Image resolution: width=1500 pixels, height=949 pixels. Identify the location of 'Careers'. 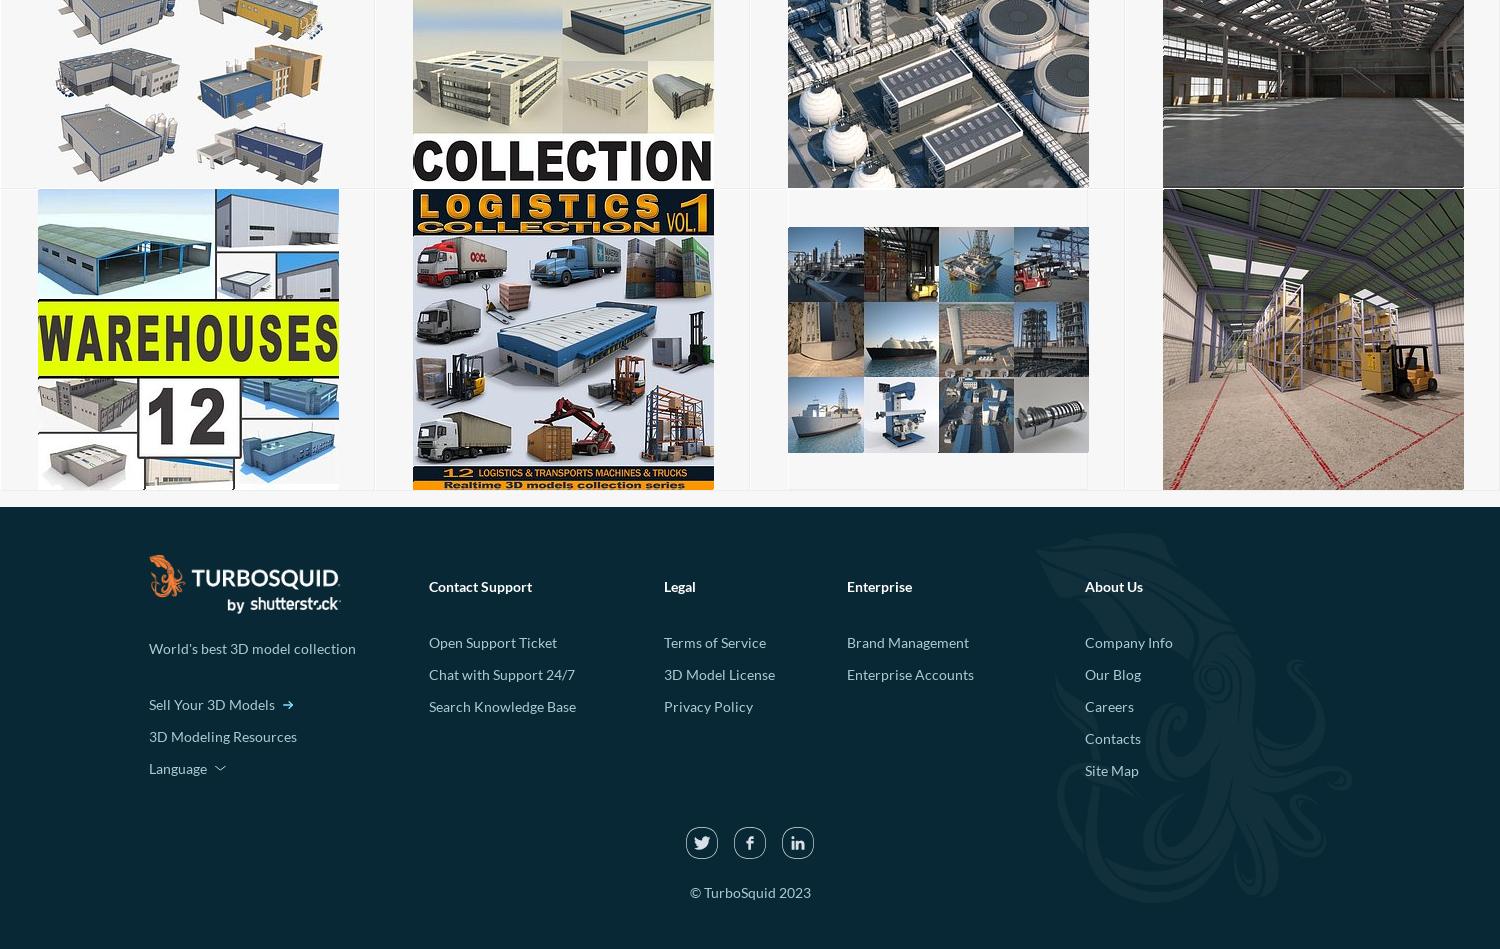
(1107, 706).